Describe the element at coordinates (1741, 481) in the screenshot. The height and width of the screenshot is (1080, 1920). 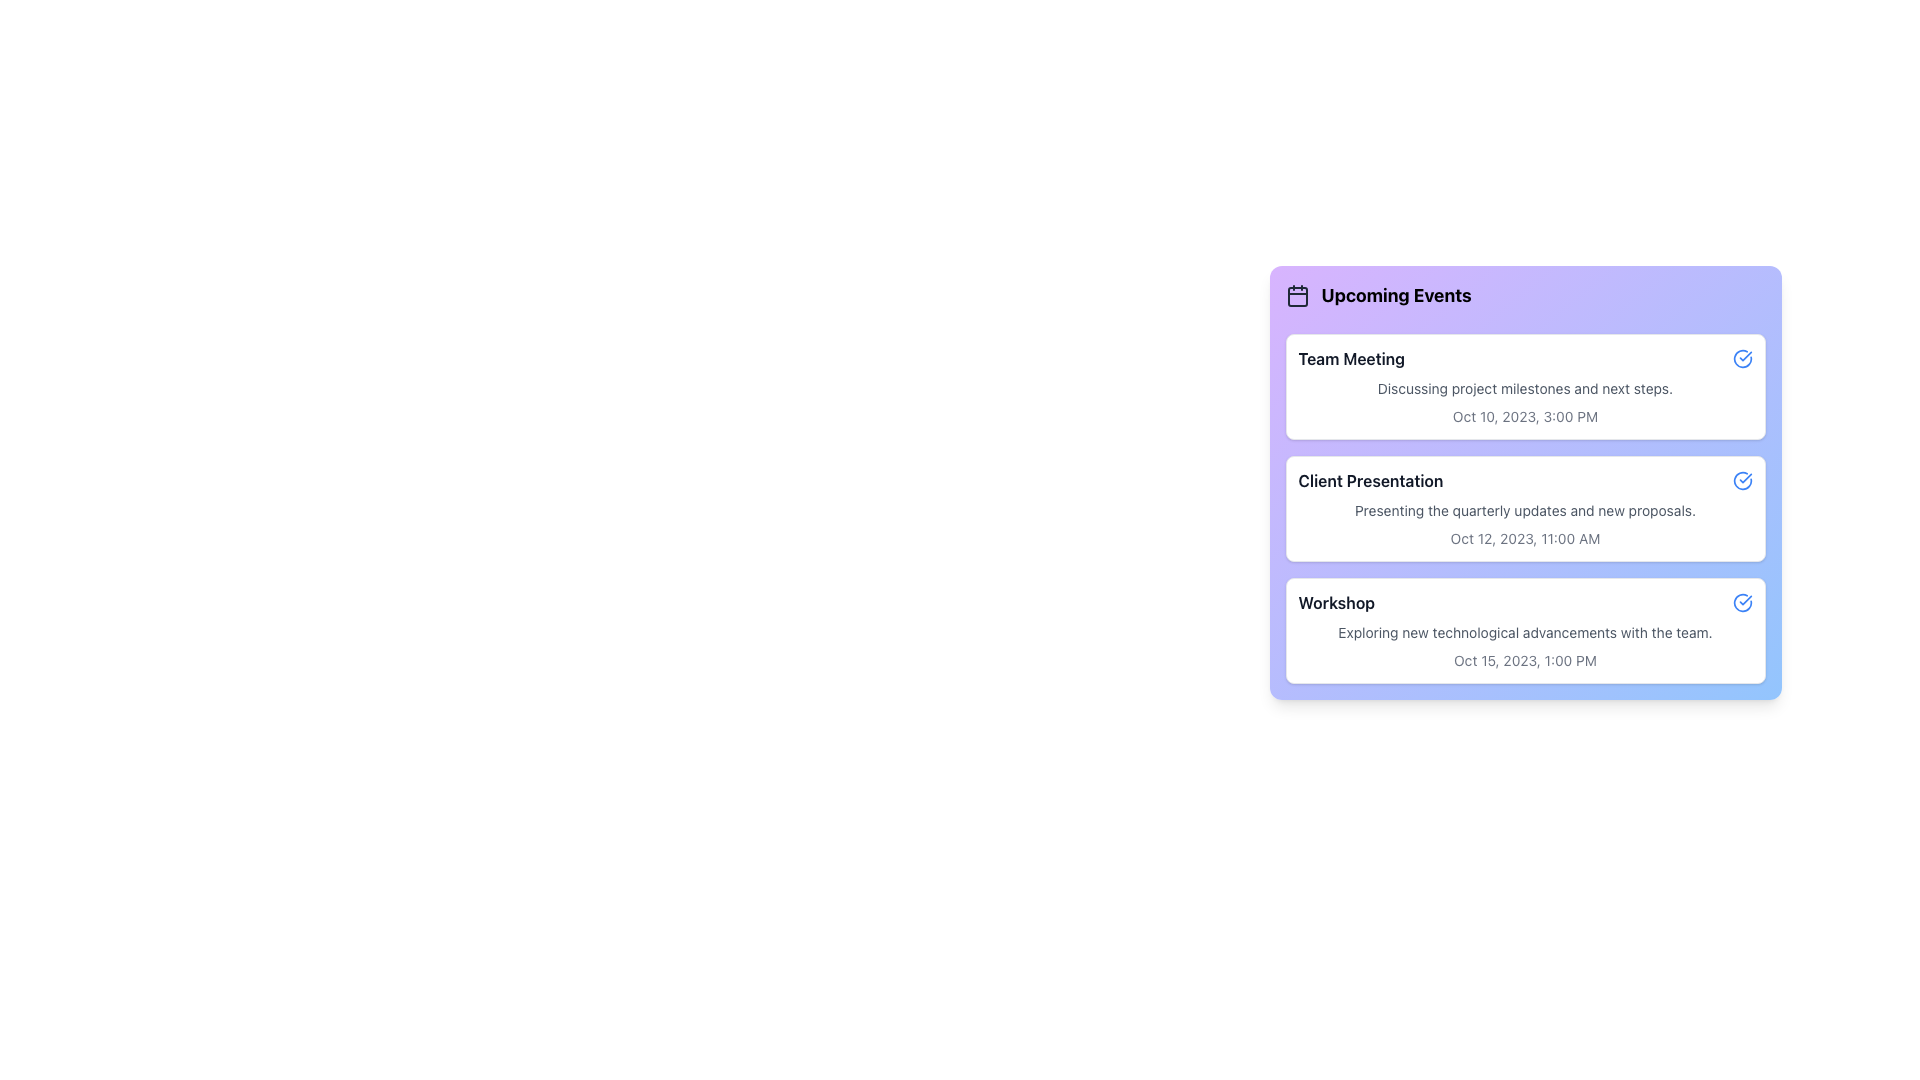
I see `the status icon located on the far-right side of the 'Client Presentation' section in the 'Upcoming Events' list` at that location.